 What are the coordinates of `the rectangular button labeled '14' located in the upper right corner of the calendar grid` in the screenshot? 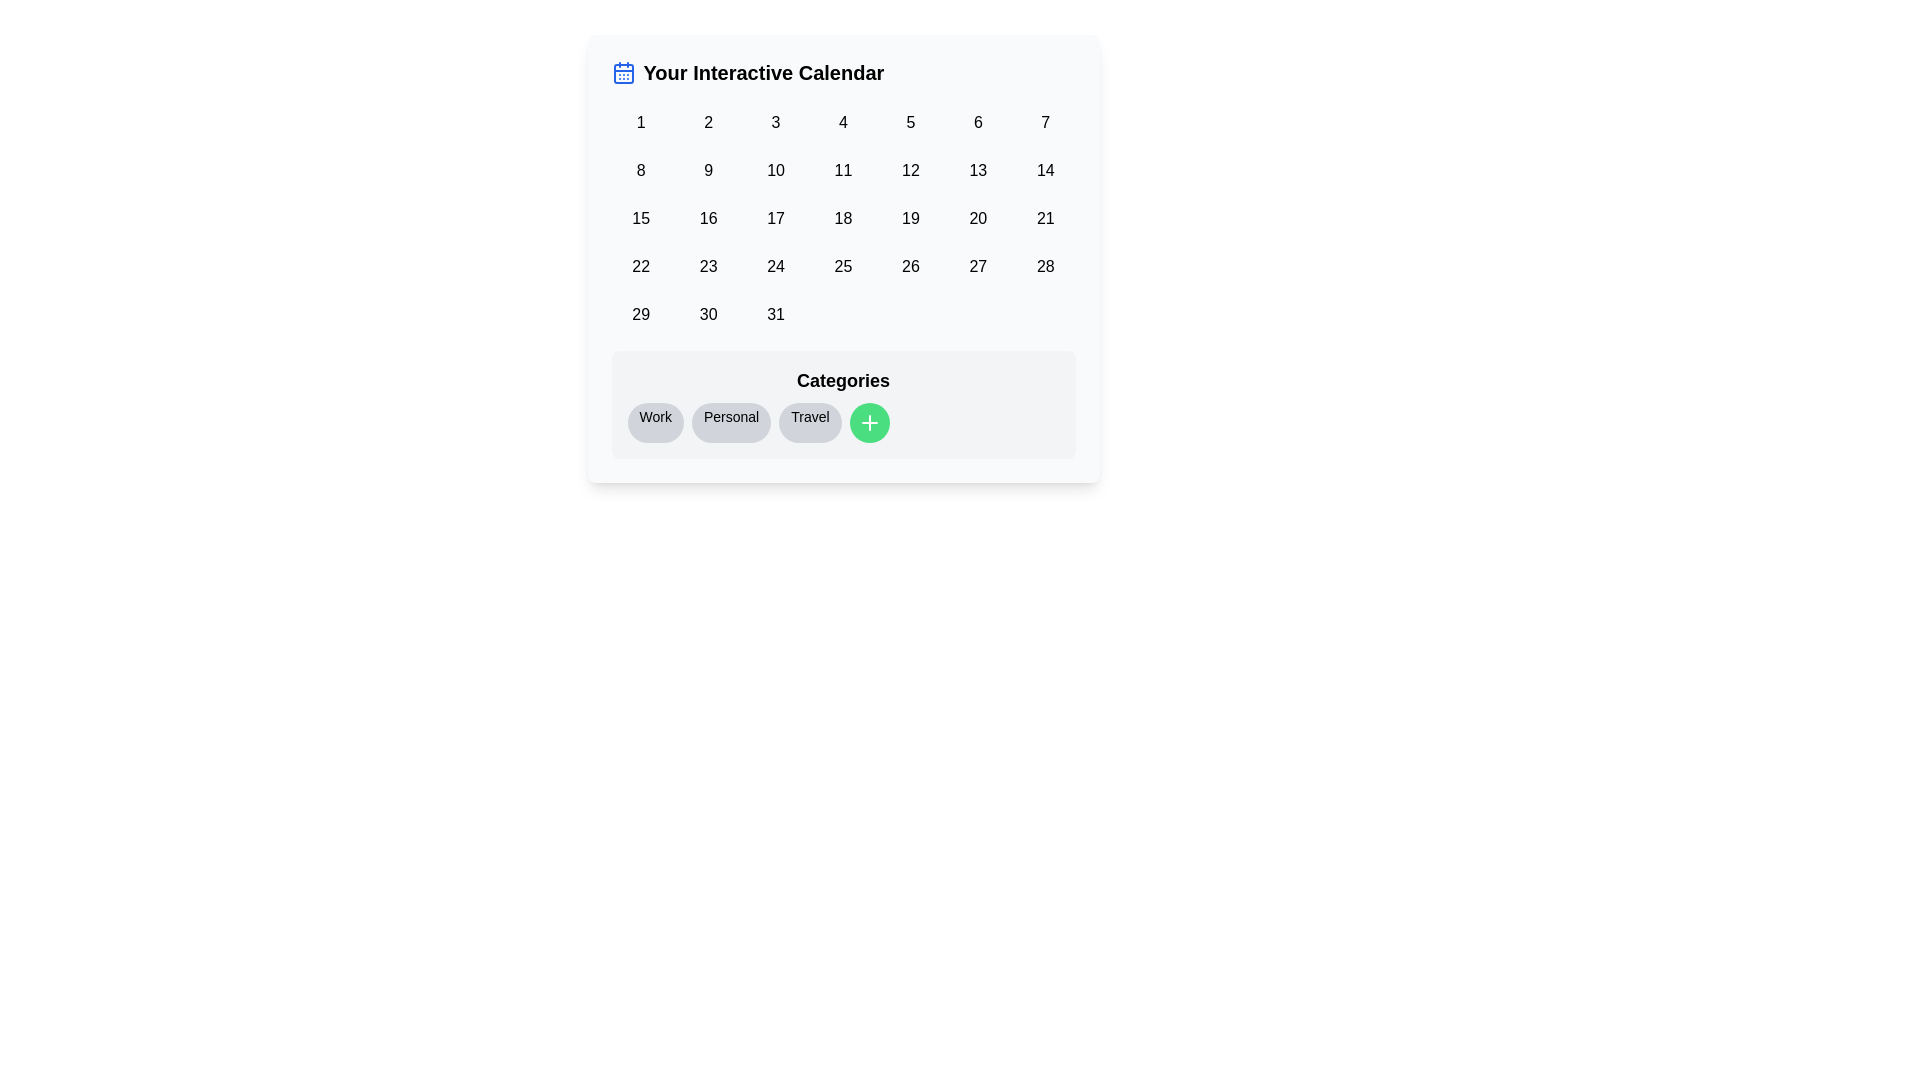 It's located at (1044, 169).